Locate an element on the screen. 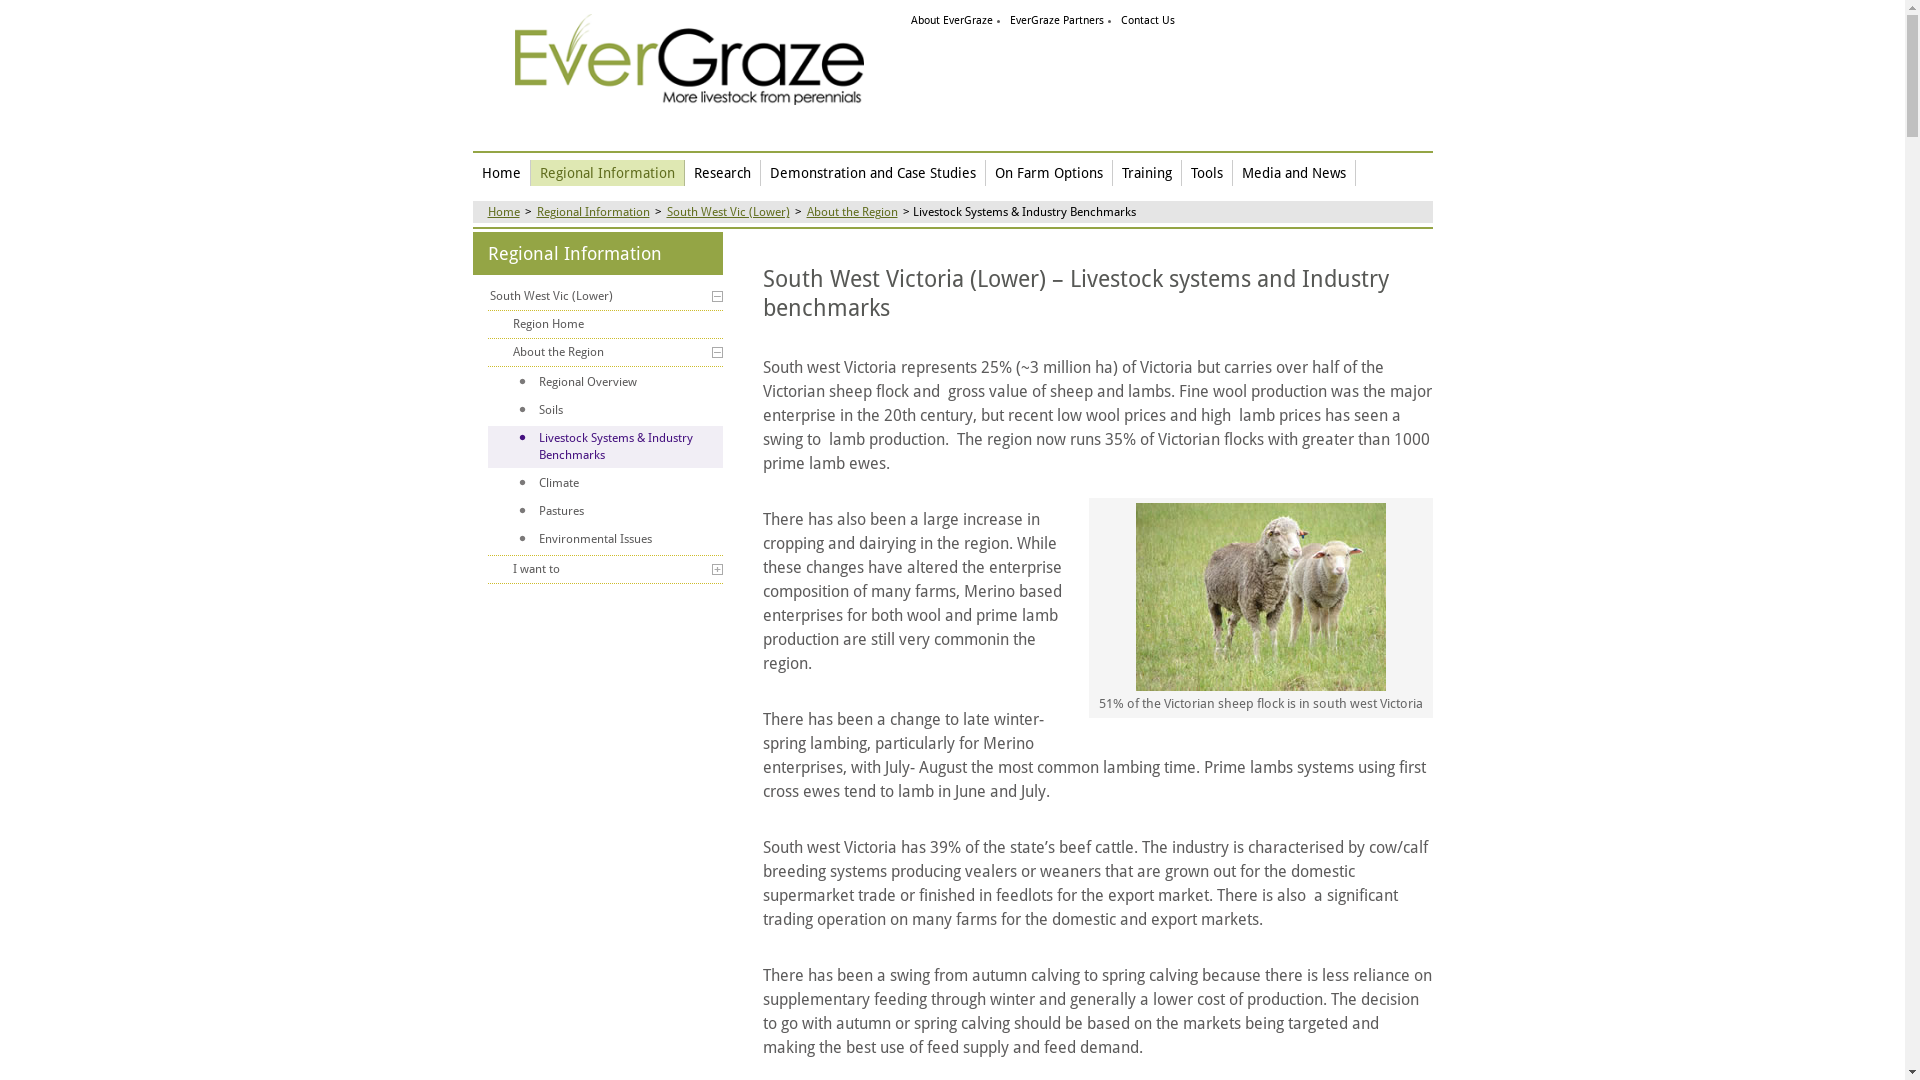 This screenshot has height=1080, width=1920. 'Demonstration and Case Studies' is located at coordinates (872, 172).